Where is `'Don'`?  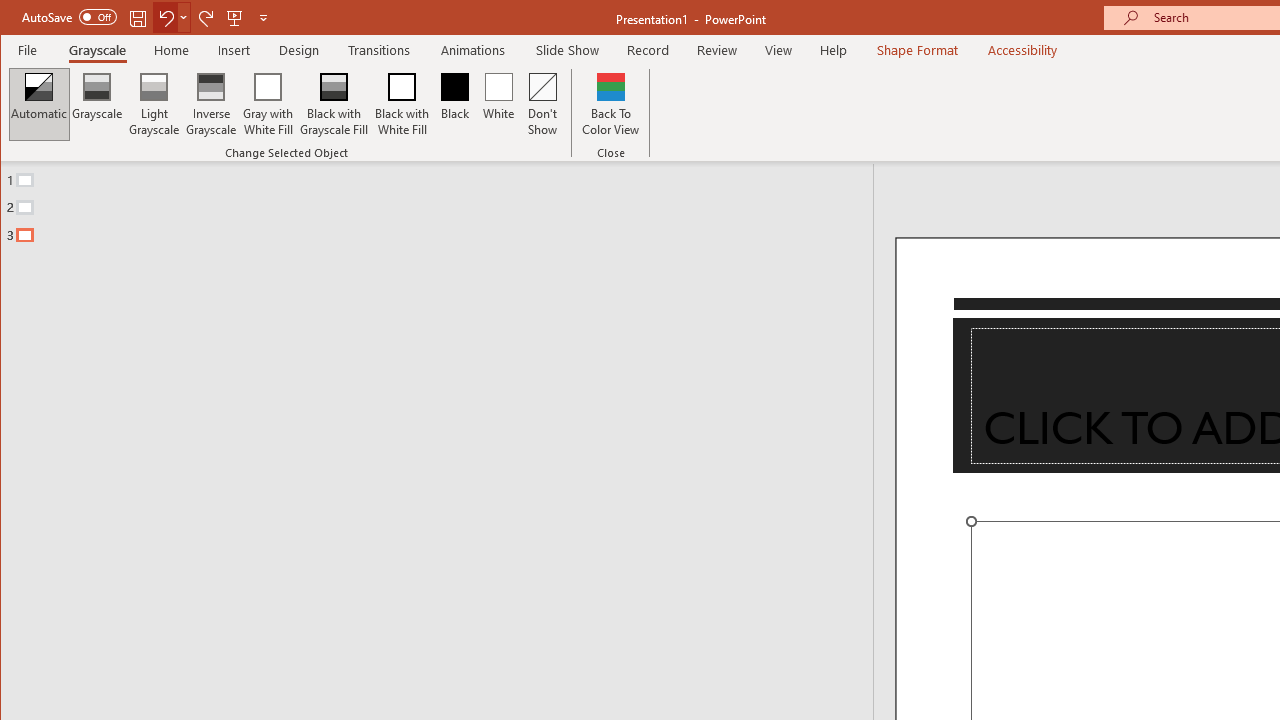 'Don' is located at coordinates (543, 104).